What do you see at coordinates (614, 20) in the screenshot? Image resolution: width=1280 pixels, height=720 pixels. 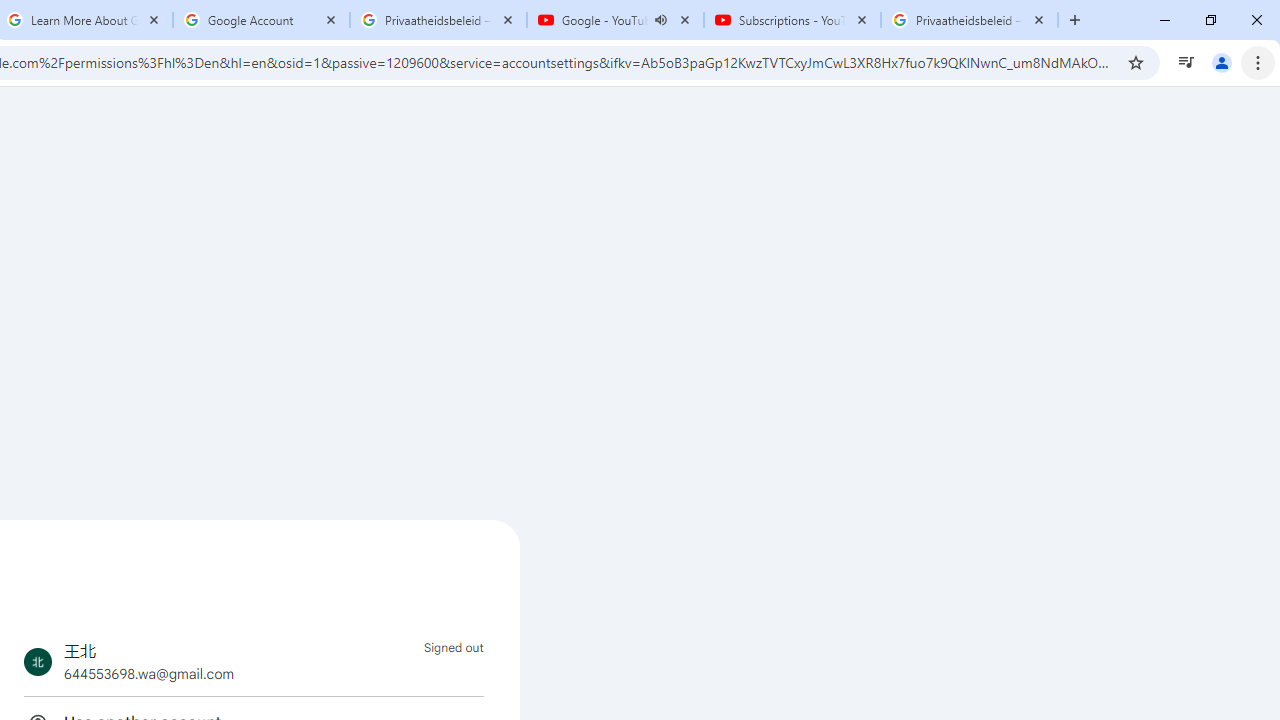 I see `'Google - YouTube - Audio playing'` at bounding box center [614, 20].